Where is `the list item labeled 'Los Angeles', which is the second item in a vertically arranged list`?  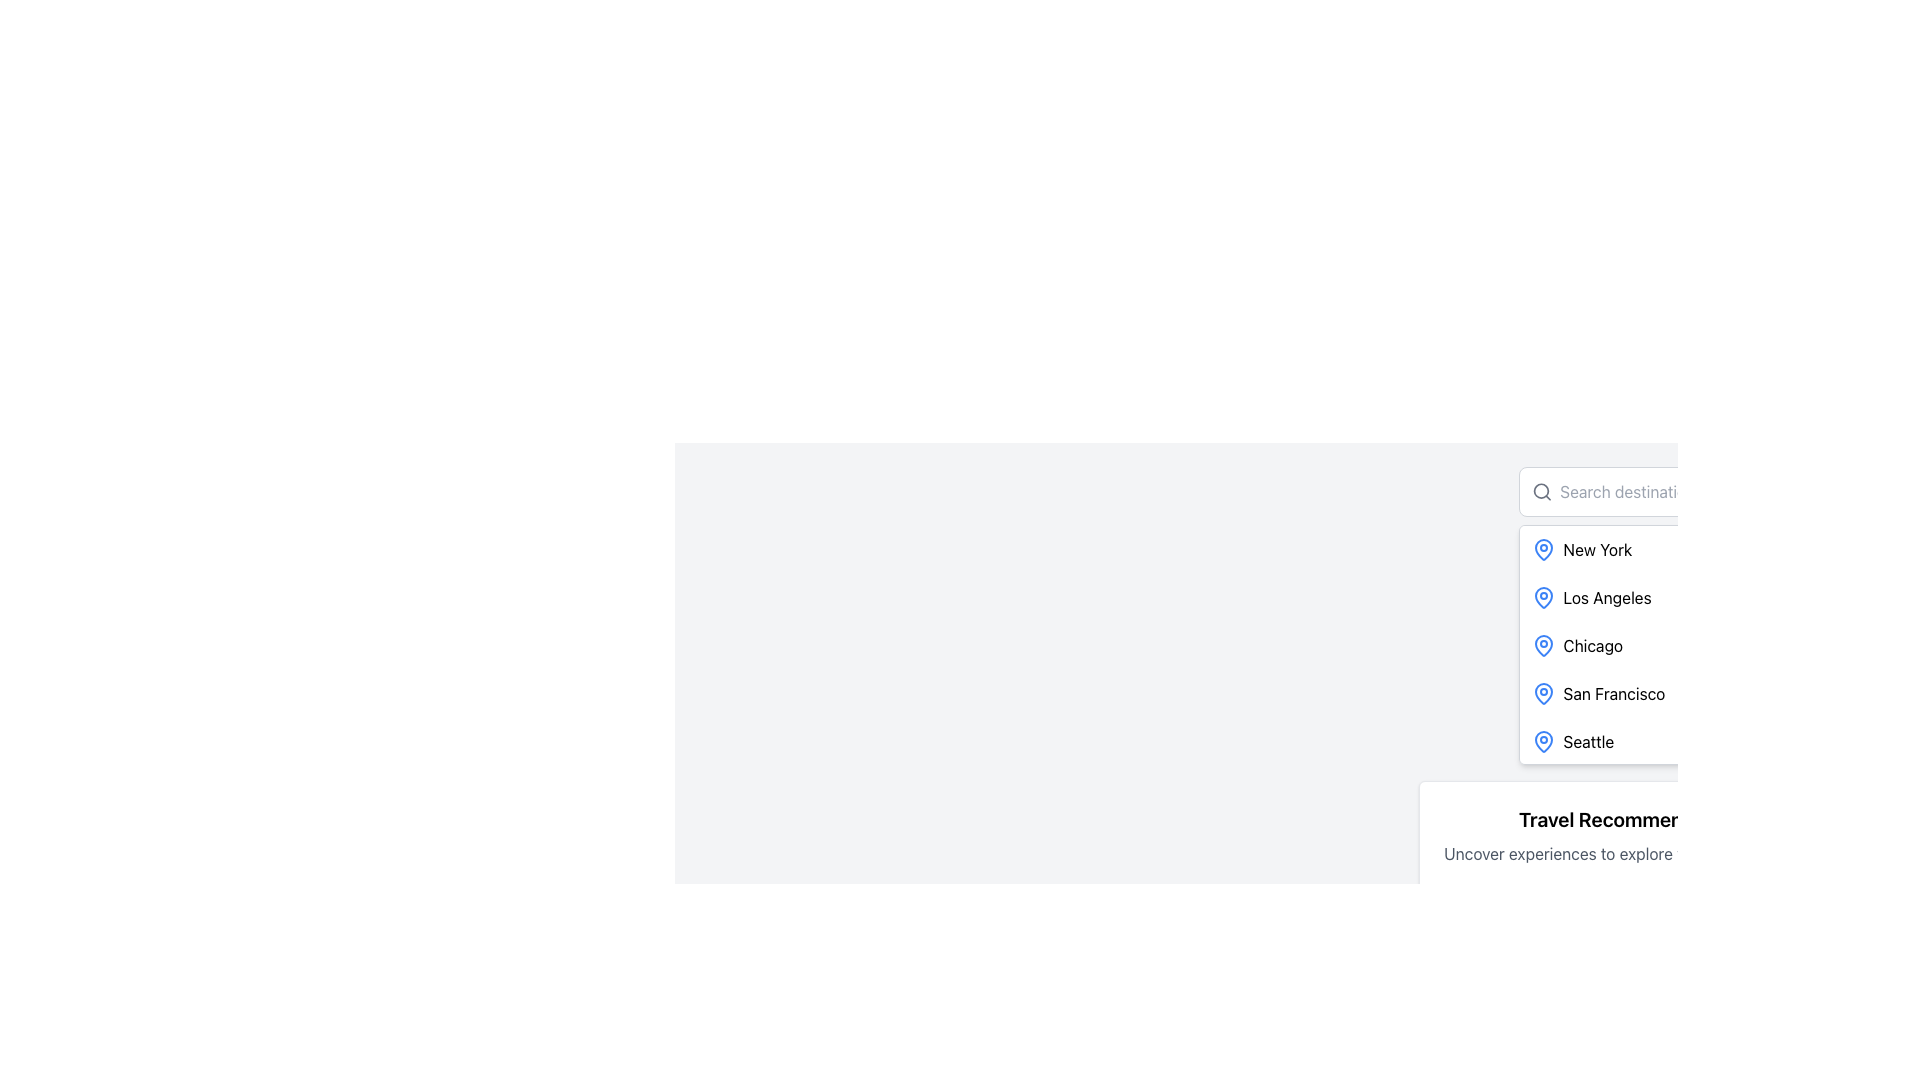 the list item labeled 'Los Angeles', which is the second item in a vertically arranged list is located at coordinates (1635, 615).